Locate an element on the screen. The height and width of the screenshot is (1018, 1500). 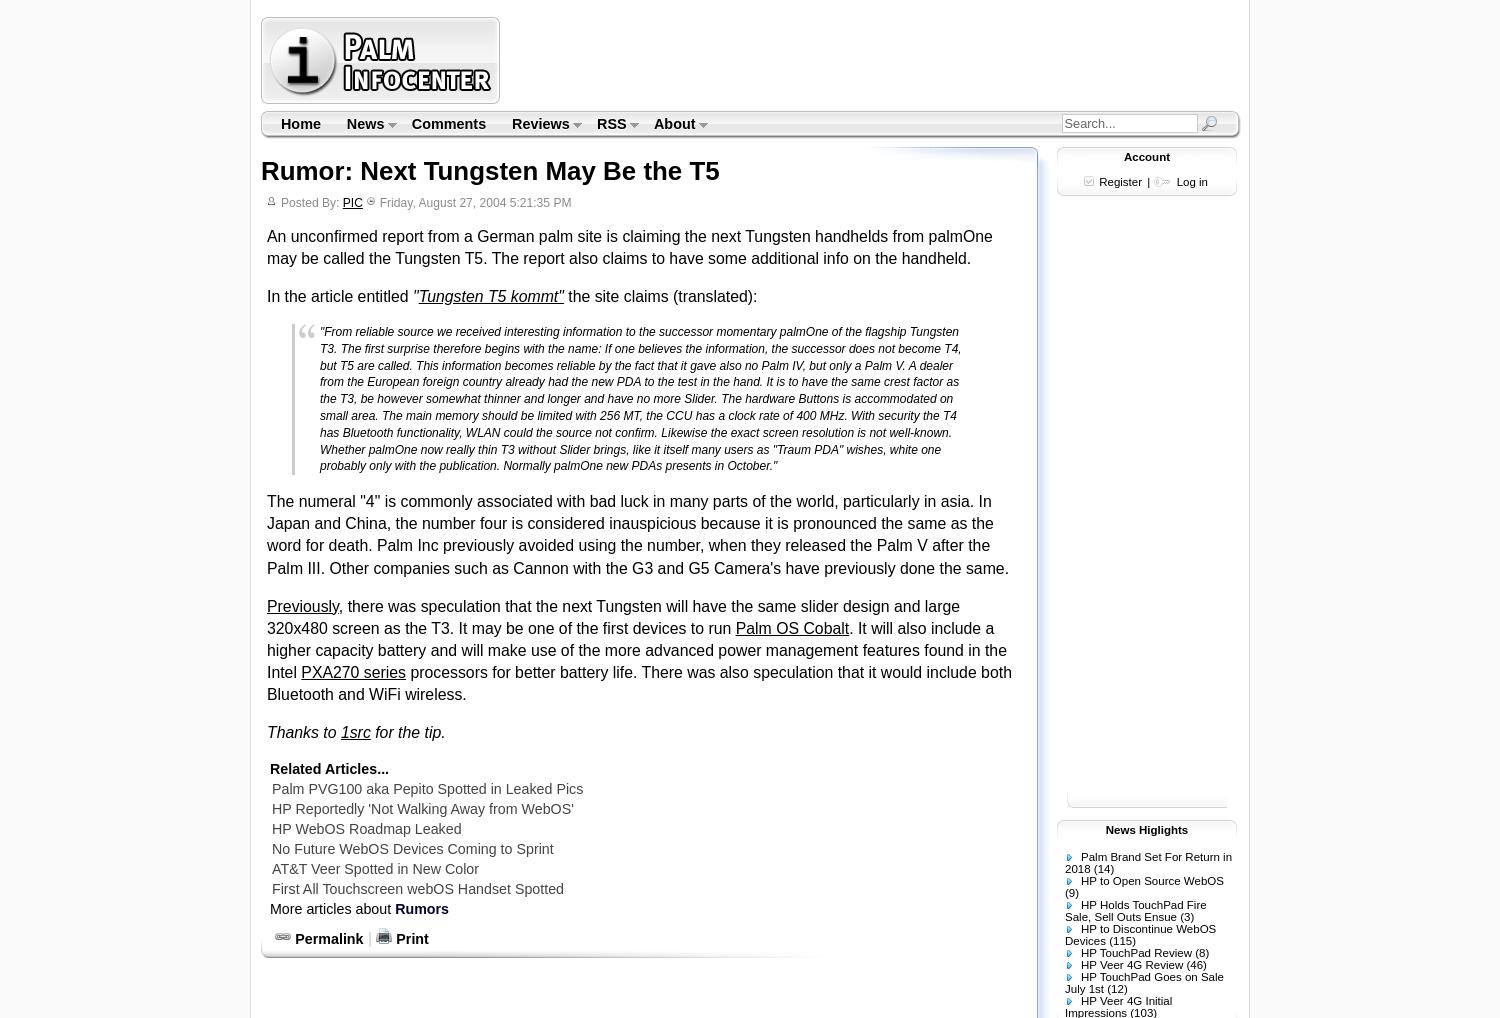
'(46)' is located at coordinates (1194, 963).